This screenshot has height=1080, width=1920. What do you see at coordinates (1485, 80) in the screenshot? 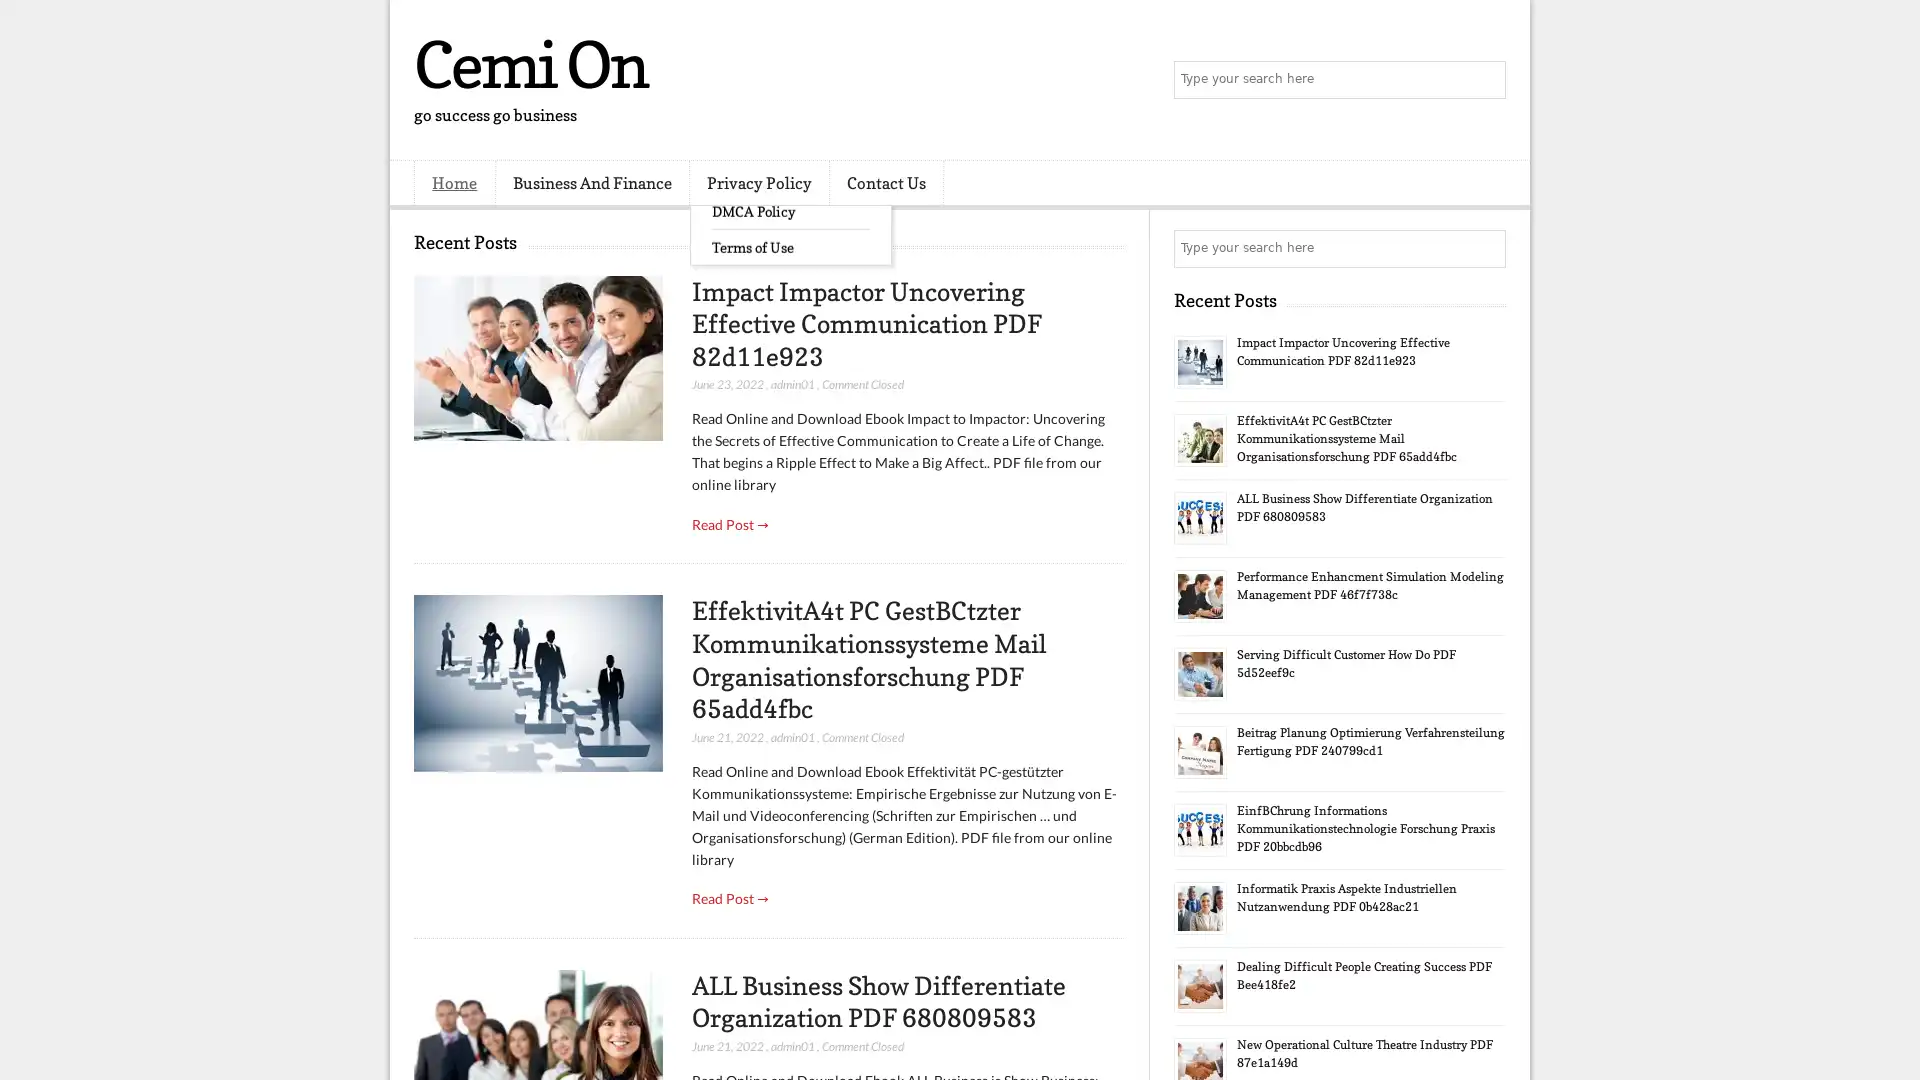
I see `Search` at bounding box center [1485, 80].